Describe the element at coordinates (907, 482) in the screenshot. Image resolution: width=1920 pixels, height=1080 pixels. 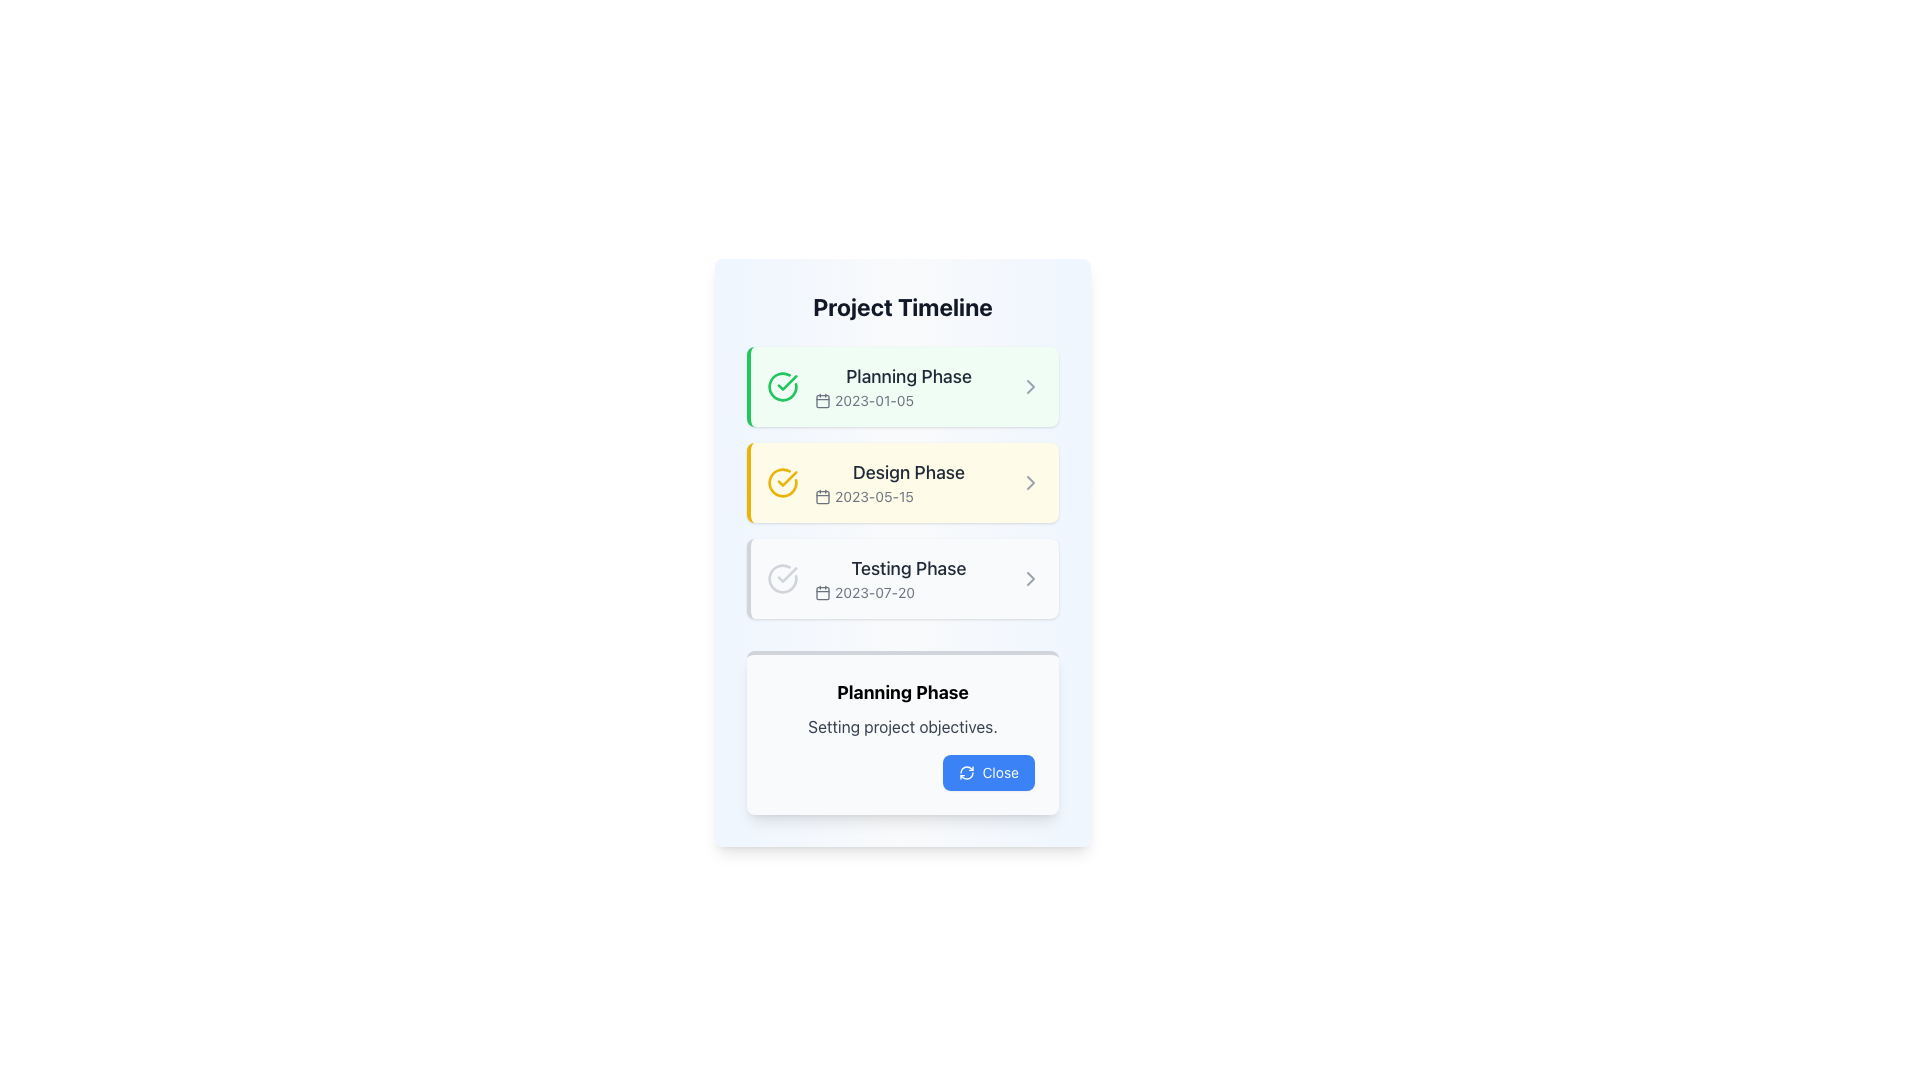
I see `the calendar icon on the 'Design Phase' card, which is the second card in a vertical list and features bold text 'Design Phase' and lighter text '2023-05-15' on a yellow background` at that location.